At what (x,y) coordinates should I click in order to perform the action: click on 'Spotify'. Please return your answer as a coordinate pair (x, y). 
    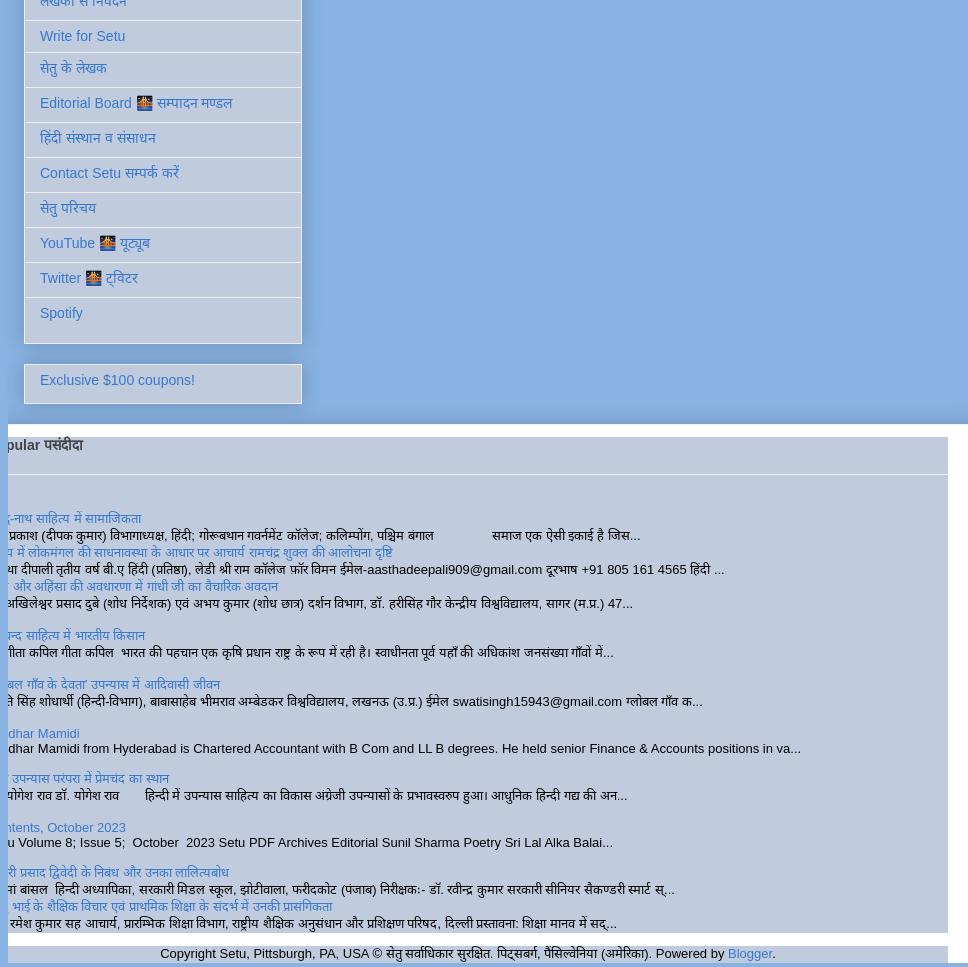
    Looking at the image, I should click on (59, 311).